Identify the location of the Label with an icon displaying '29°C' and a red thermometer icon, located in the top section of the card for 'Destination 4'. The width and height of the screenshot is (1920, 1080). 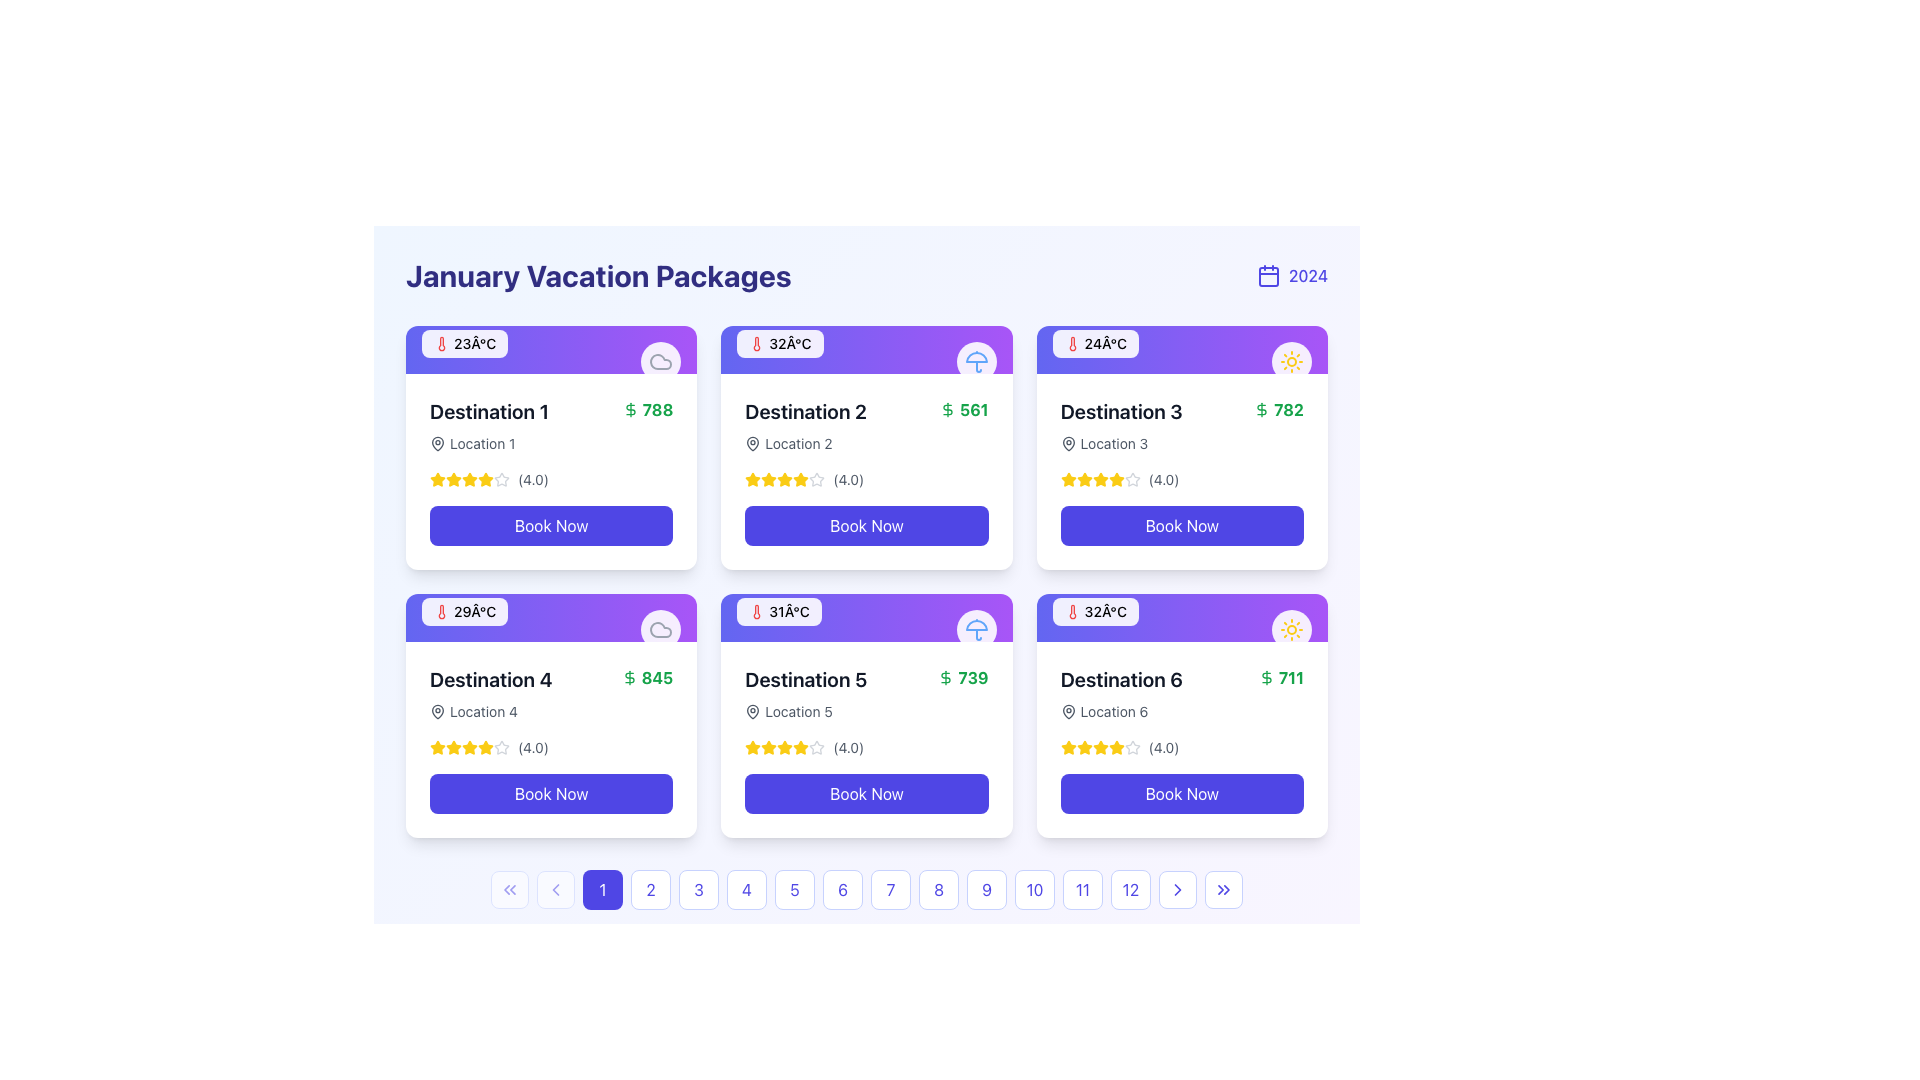
(551, 616).